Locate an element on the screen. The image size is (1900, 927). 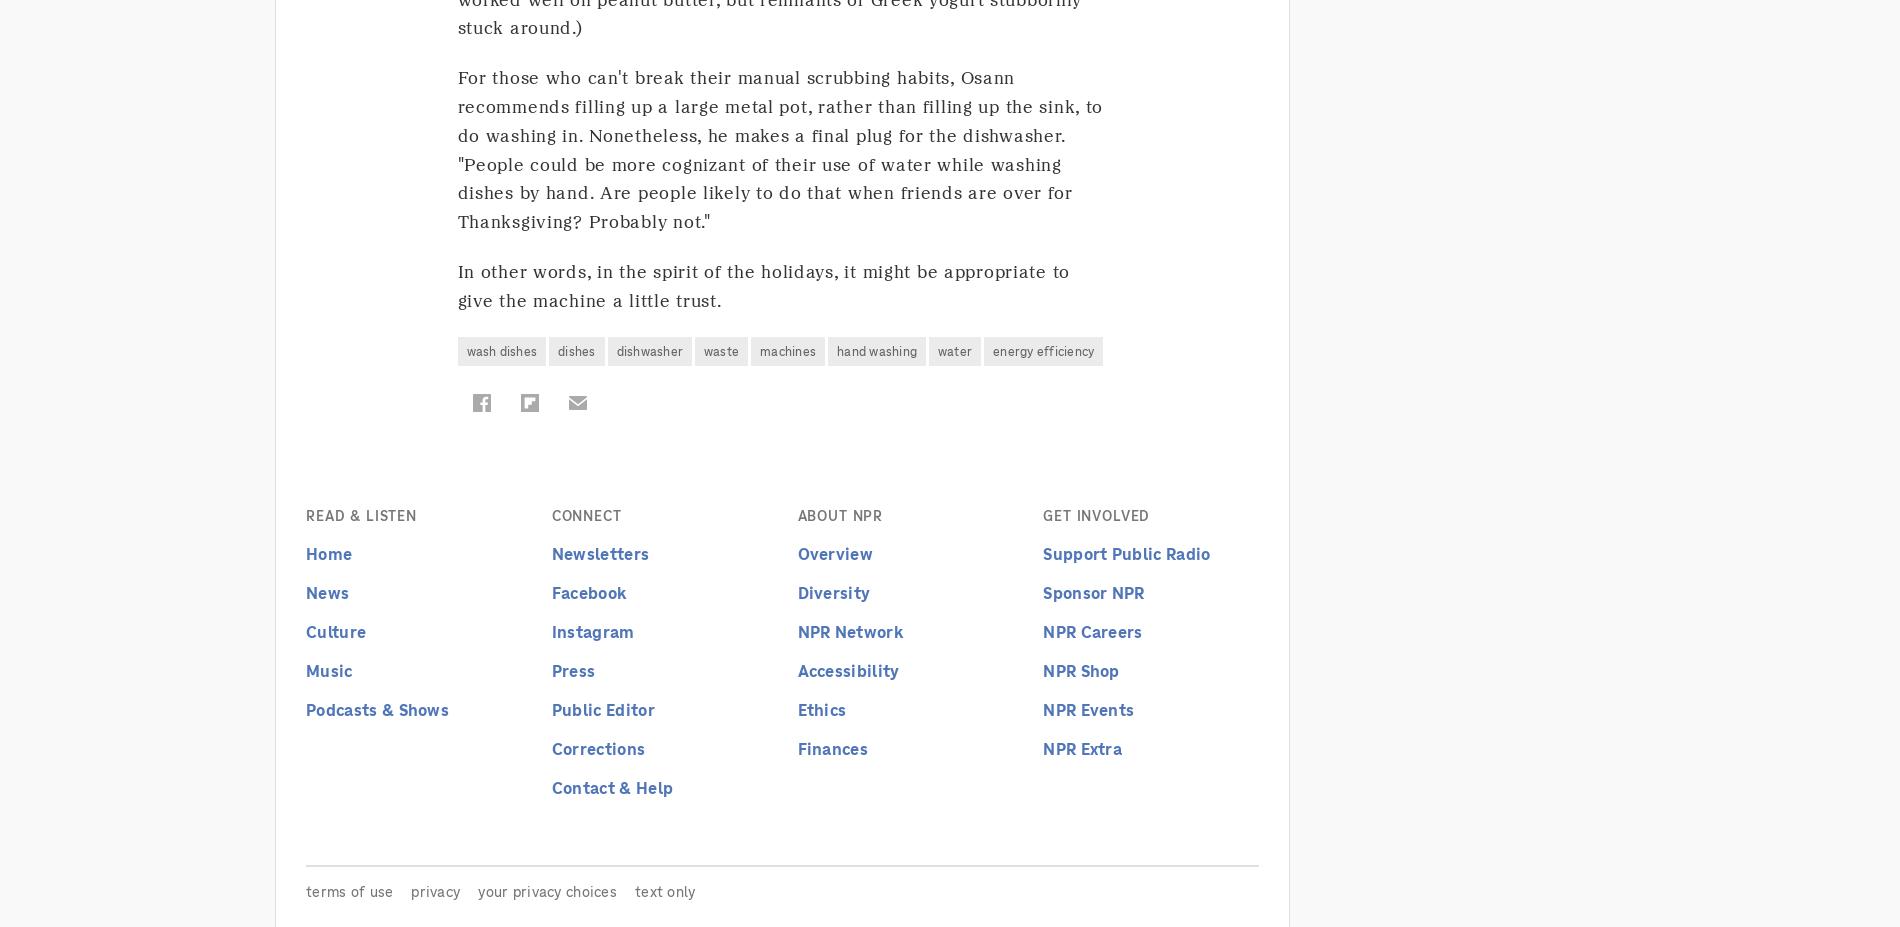
'Overview' is located at coordinates (796, 552).